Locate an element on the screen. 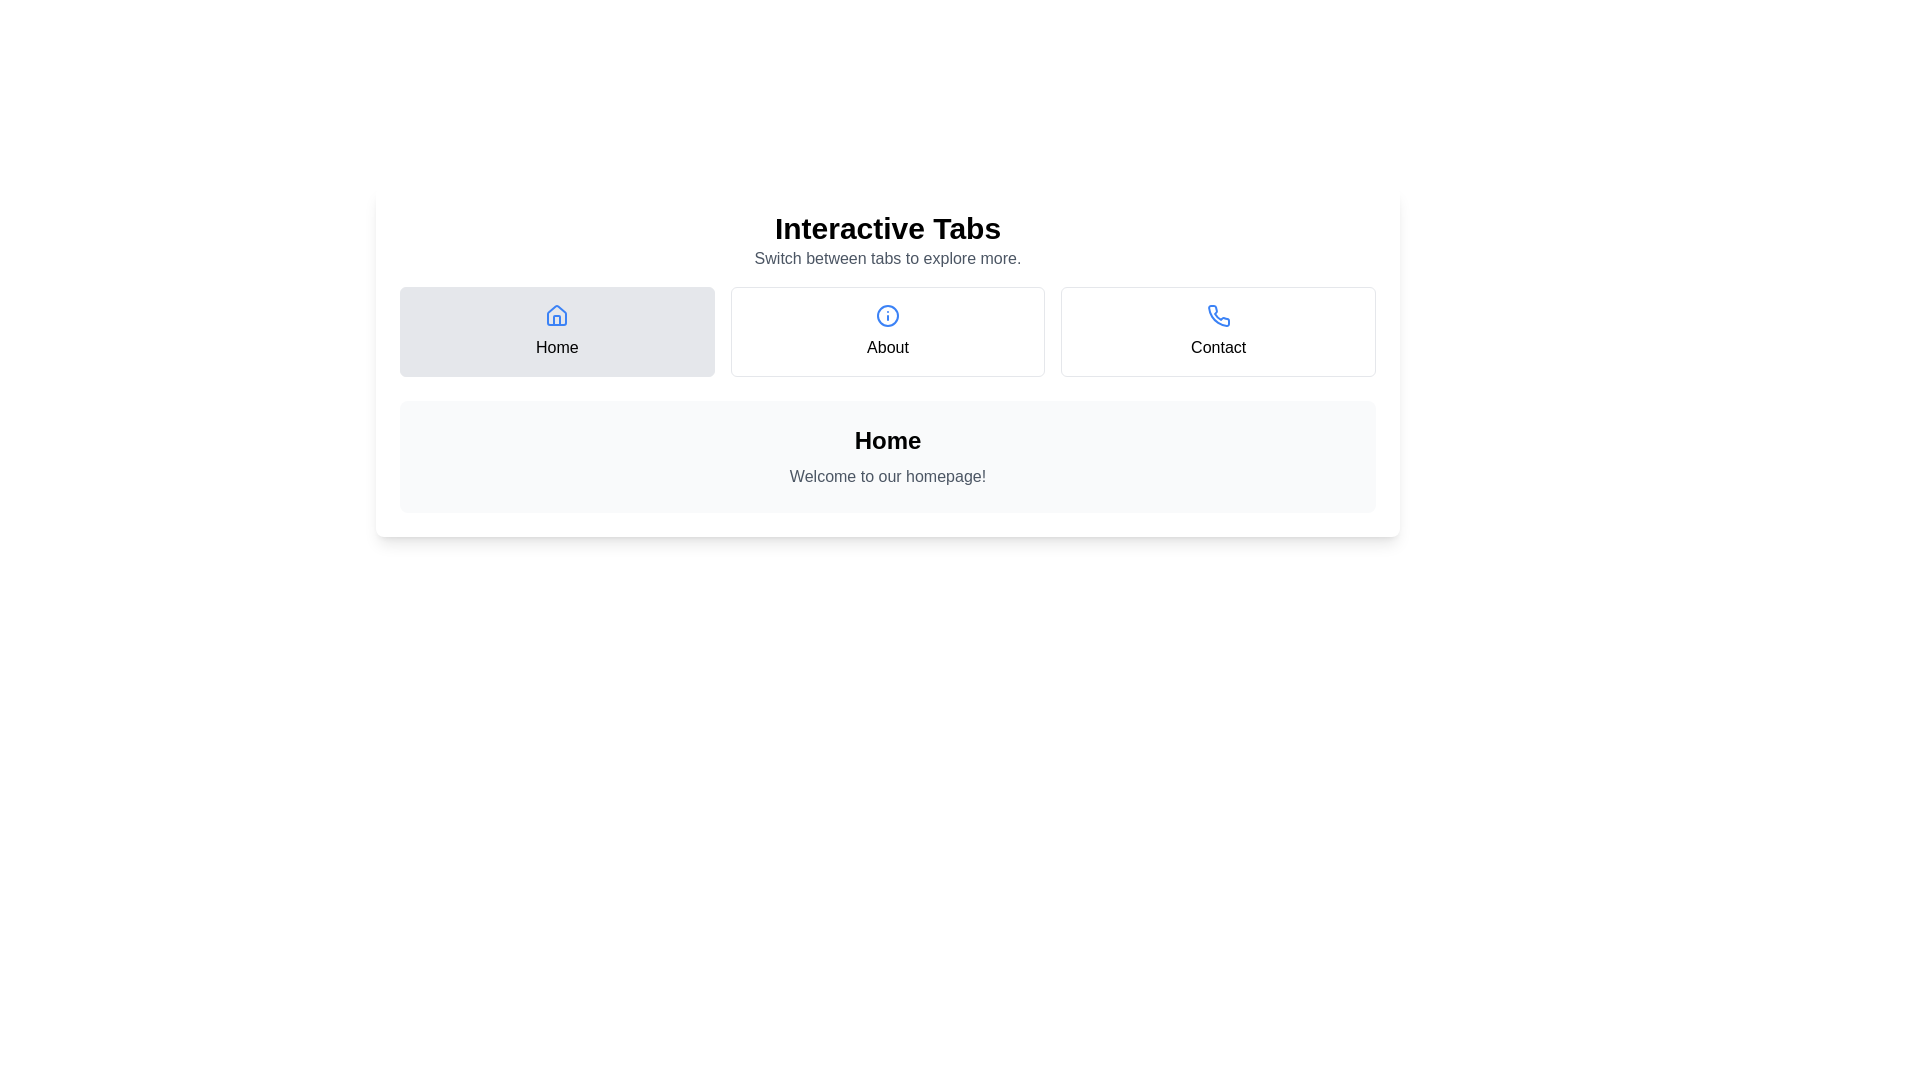 This screenshot has height=1080, width=1920. the tab labeled Home to display its associated text is located at coordinates (556, 330).